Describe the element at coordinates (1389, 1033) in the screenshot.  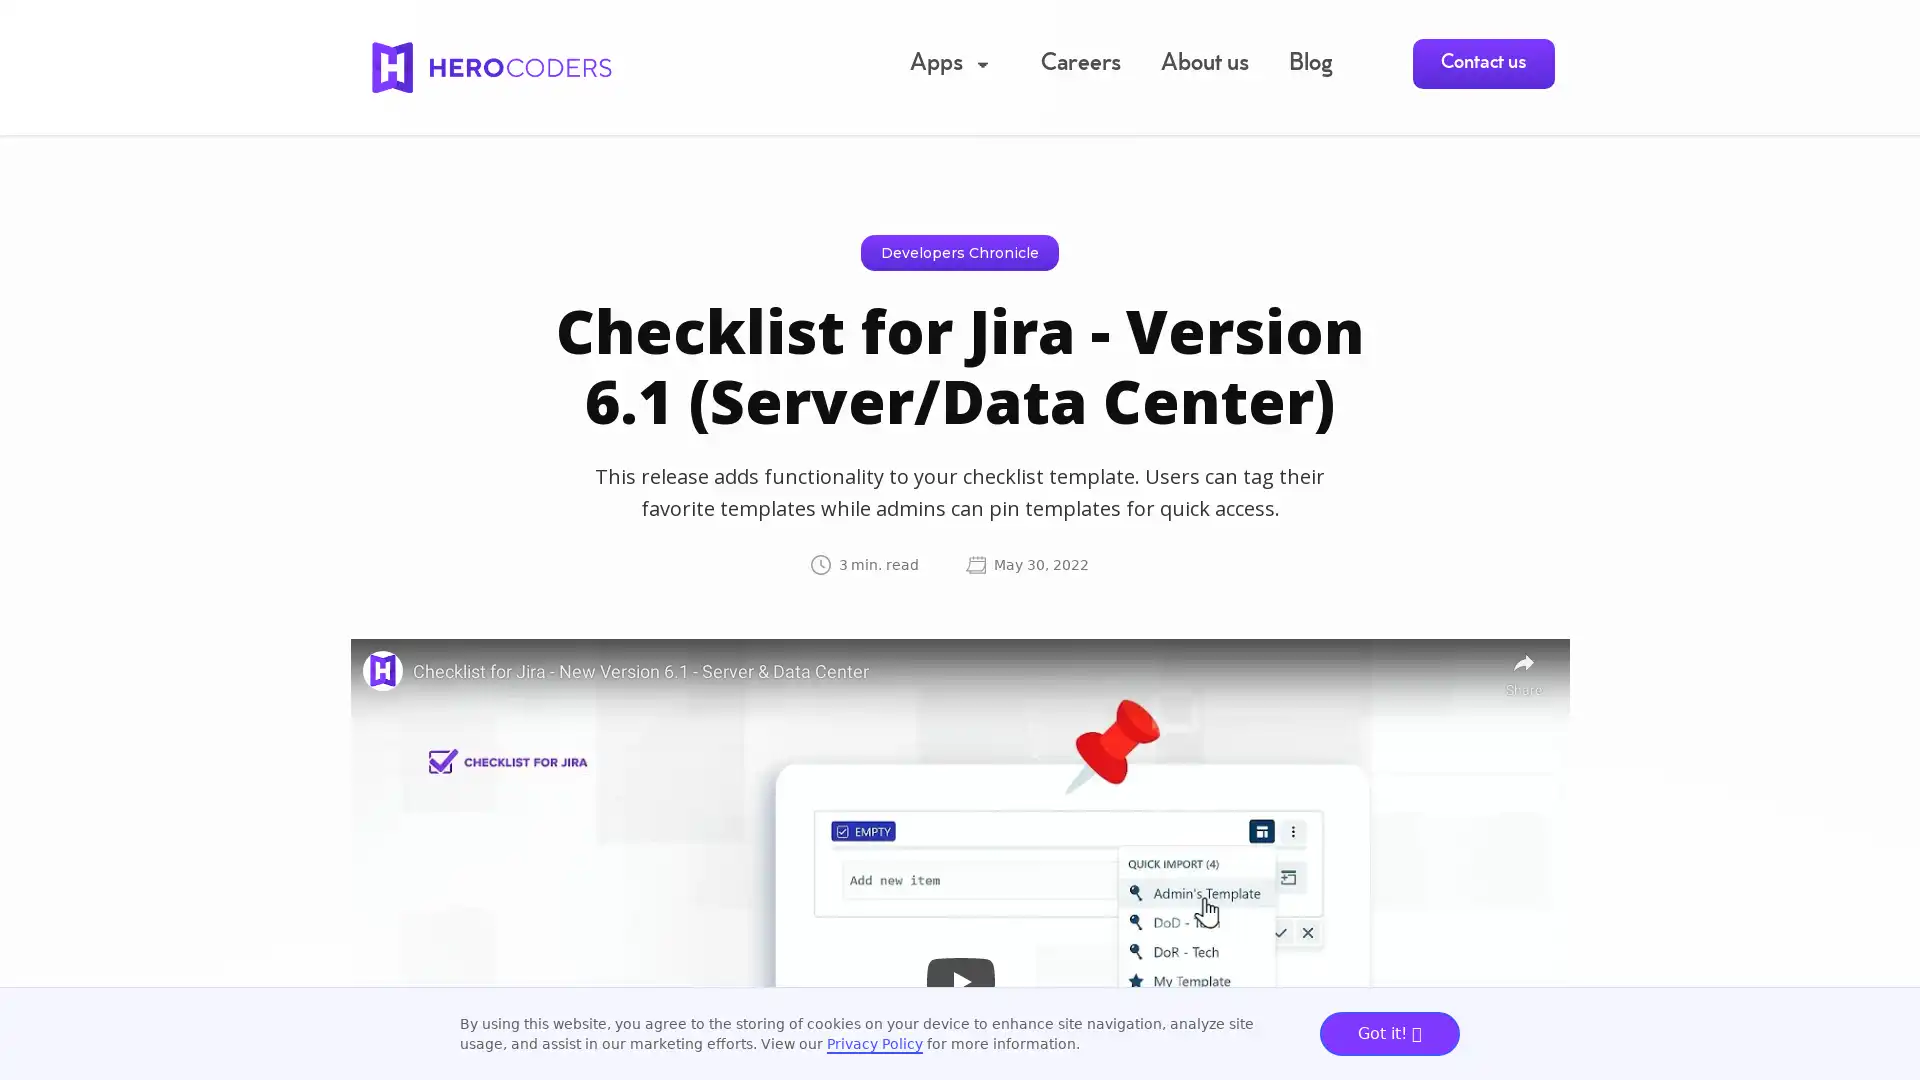
I see `Got it!` at that location.